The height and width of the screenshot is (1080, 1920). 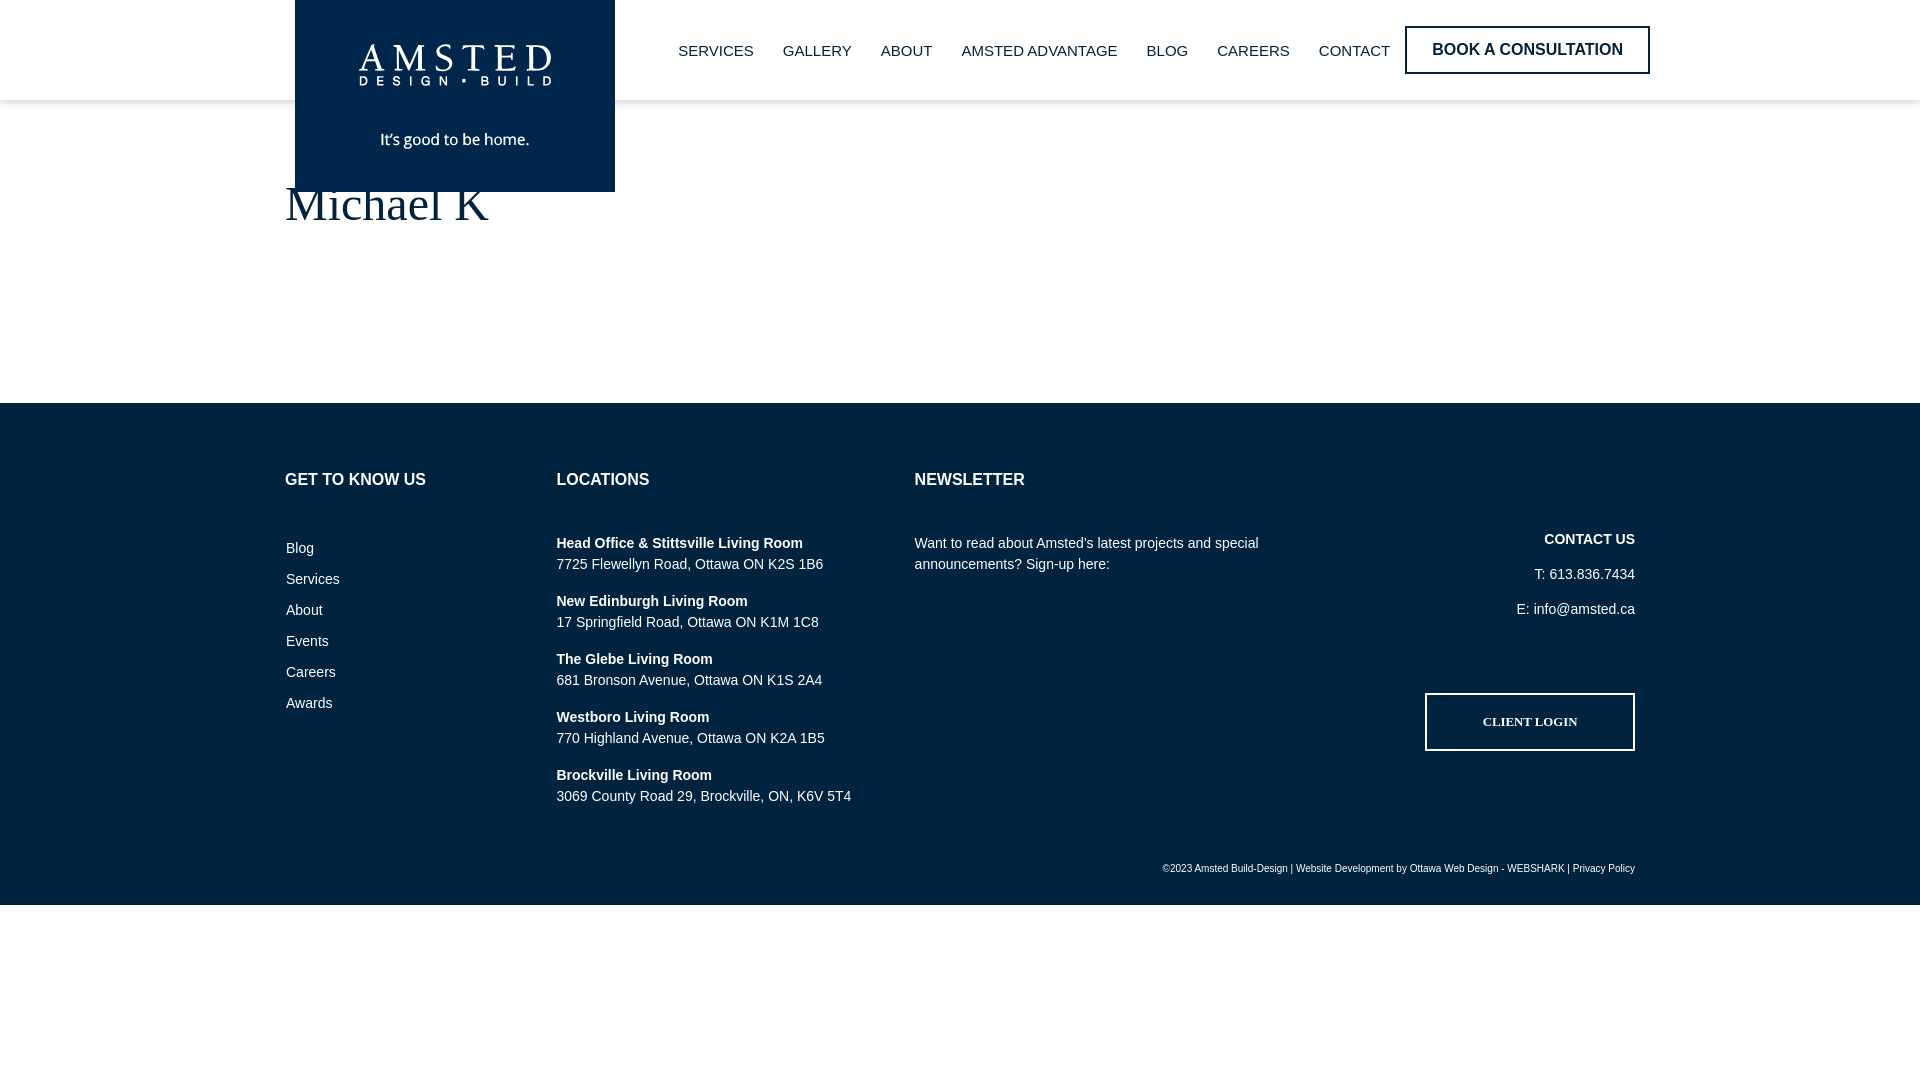 What do you see at coordinates (1534, 867) in the screenshot?
I see `'WEBSHARK'` at bounding box center [1534, 867].